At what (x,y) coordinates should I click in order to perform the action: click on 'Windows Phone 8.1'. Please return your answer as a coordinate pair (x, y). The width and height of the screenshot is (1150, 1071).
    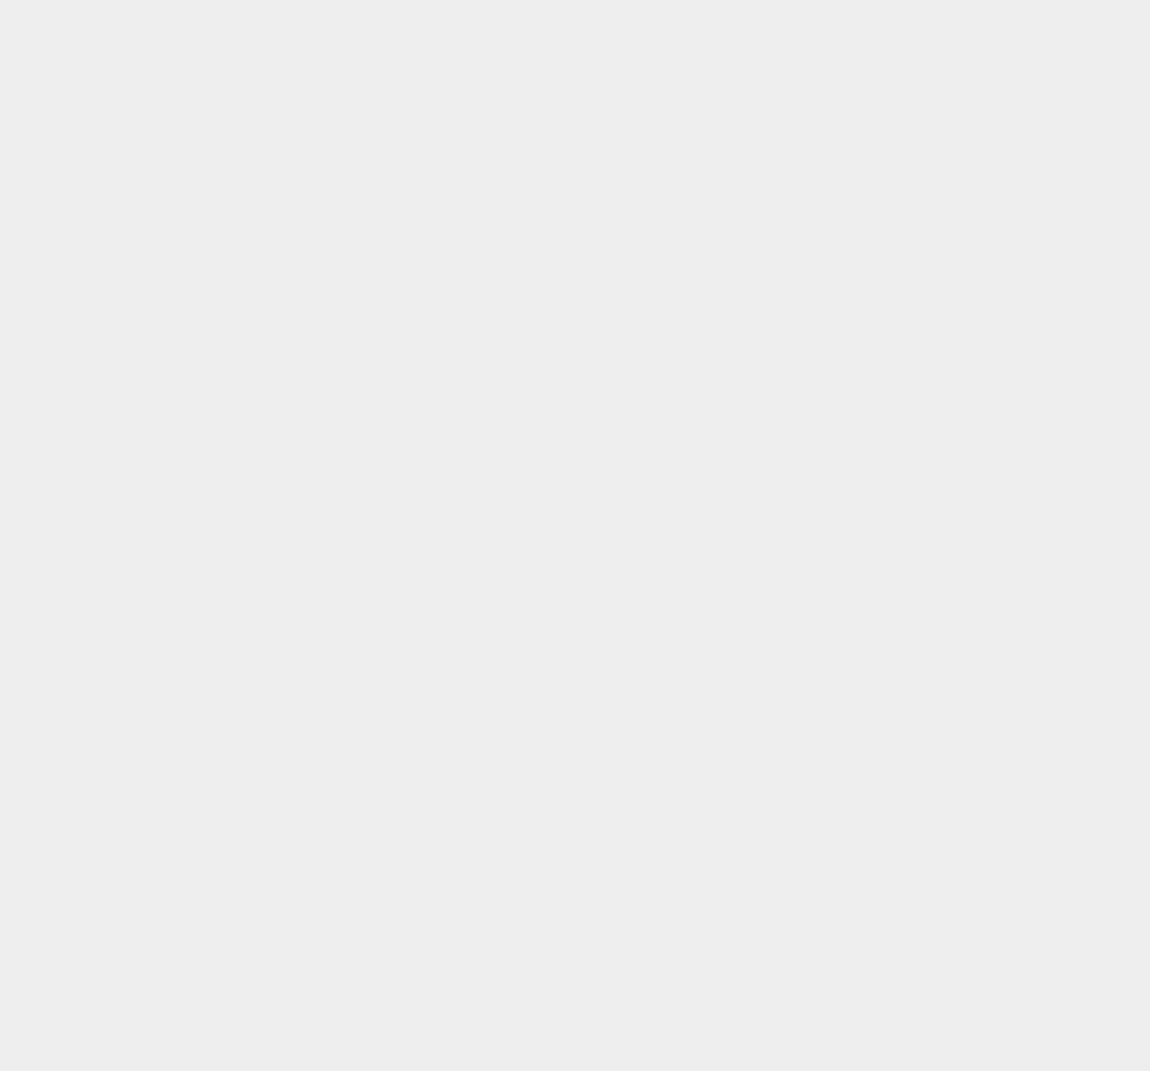
    Looking at the image, I should click on (812, 990).